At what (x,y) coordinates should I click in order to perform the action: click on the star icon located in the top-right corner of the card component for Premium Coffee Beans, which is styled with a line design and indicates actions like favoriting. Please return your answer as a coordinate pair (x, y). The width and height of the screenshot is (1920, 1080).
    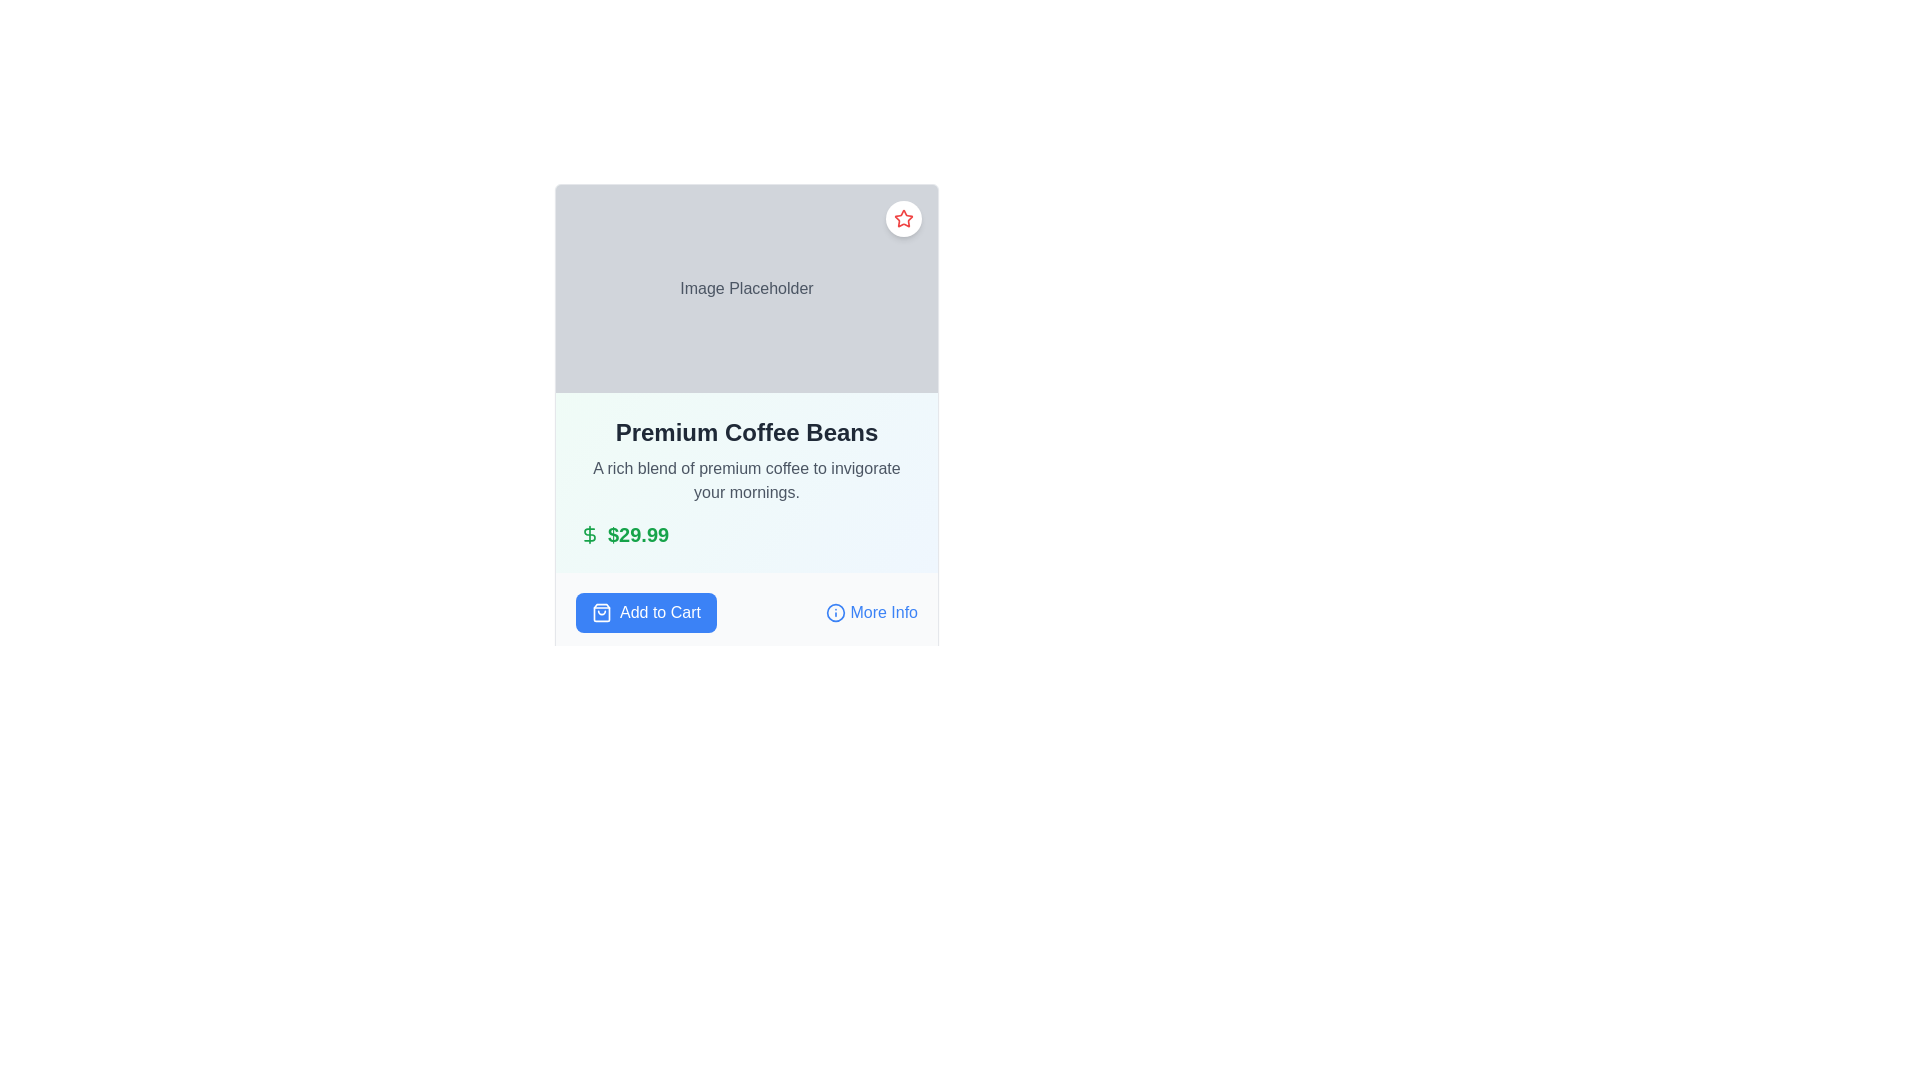
    Looking at the image, I should click on (902, 219).